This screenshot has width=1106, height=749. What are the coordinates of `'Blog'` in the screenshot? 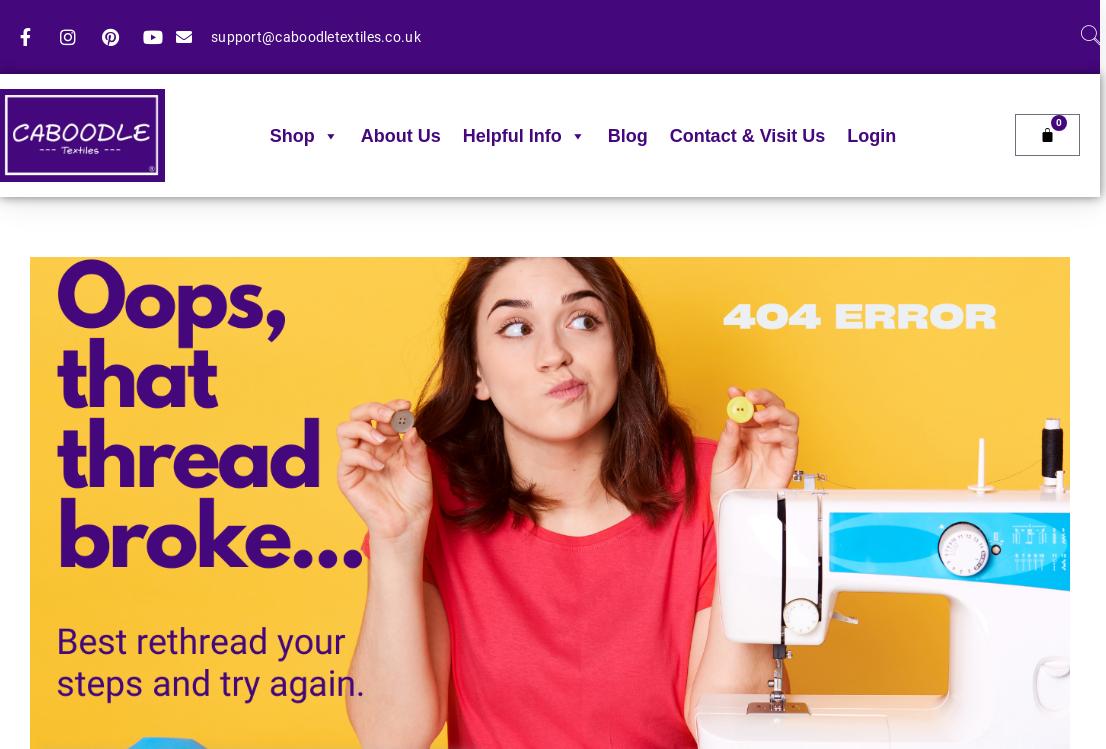 It's located at (625, 136).